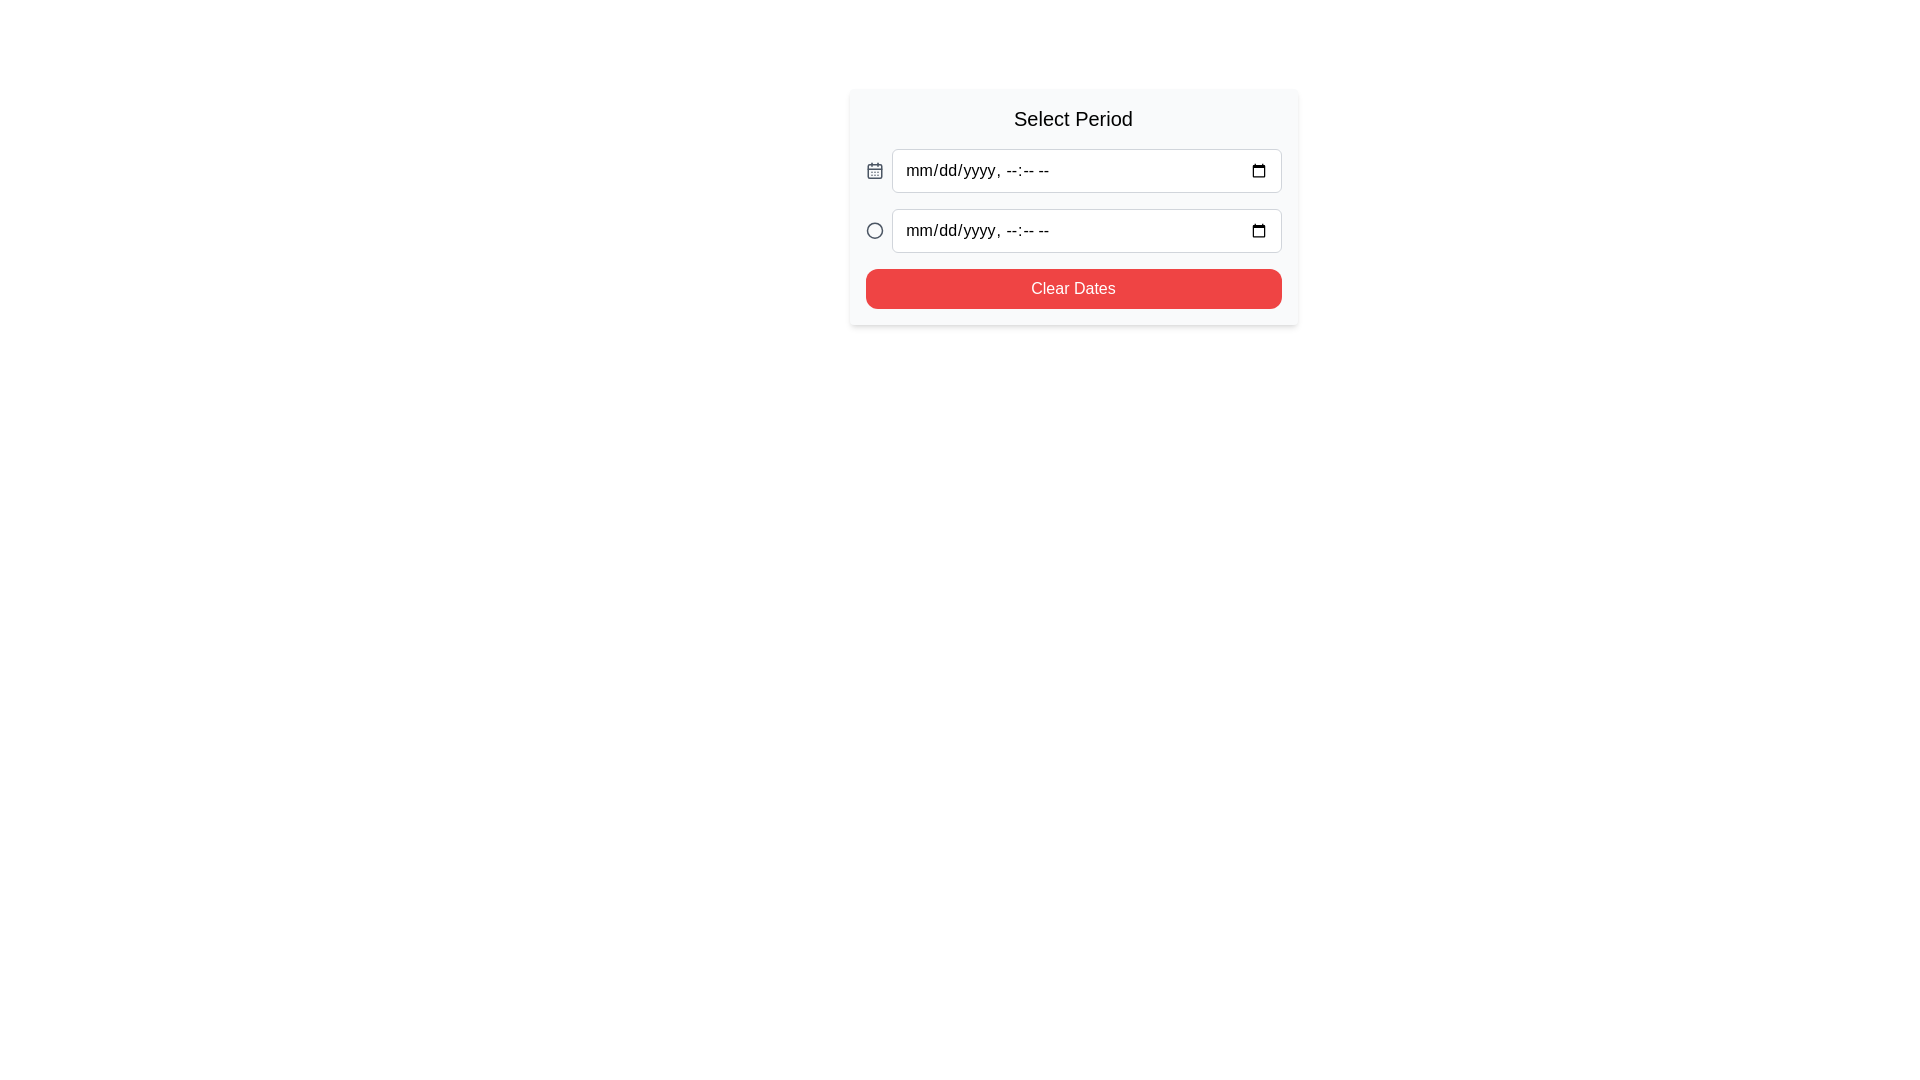 This screenshot has height=1080, width=1920. Describe the element at coordinates (874, 169) in the screenshot. I see `the calendar icon located to the immediate left of the first date input field in the 'Select Period' section` at that location.